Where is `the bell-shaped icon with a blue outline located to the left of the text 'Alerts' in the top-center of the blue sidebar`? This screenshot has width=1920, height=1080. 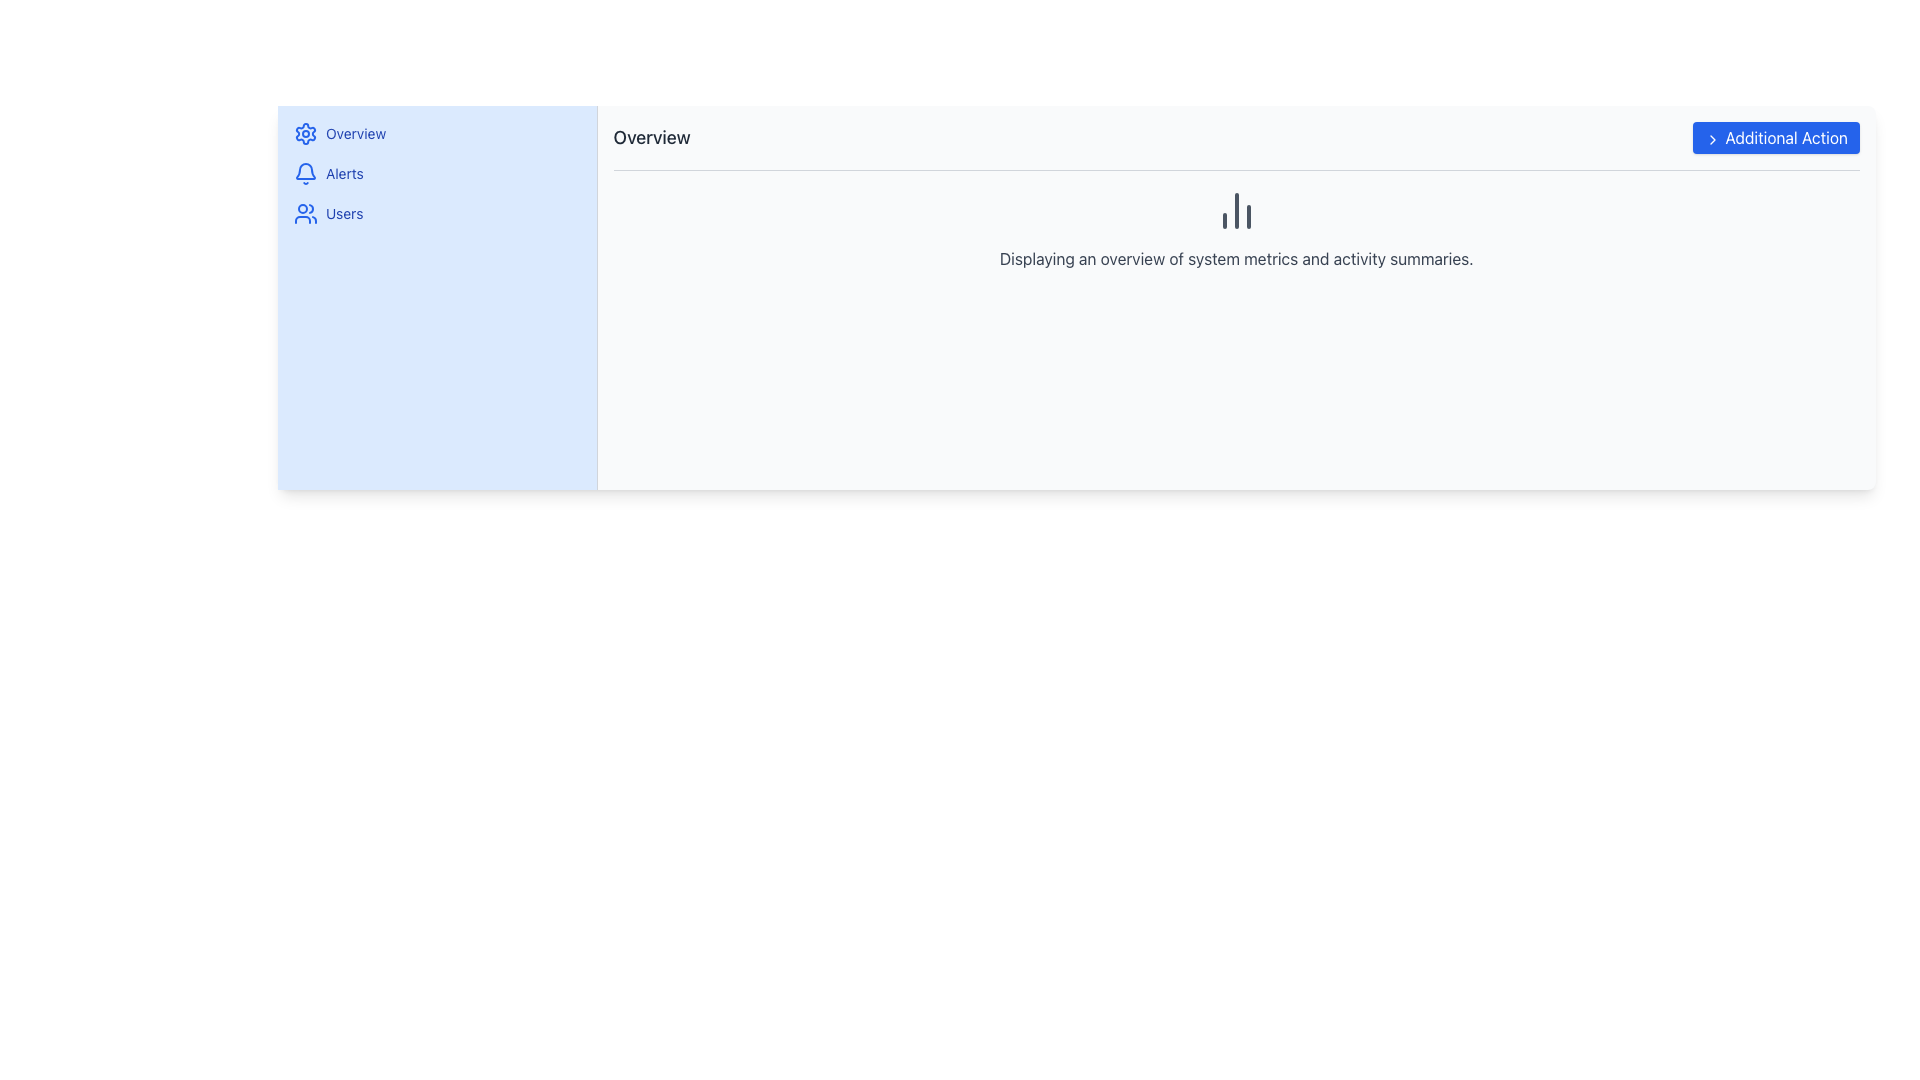
the bell-shaped icon with a blue outline located to the left of the text 'Alerts' in the top-center of the blue sidebar is located at coordinates (305, 172).